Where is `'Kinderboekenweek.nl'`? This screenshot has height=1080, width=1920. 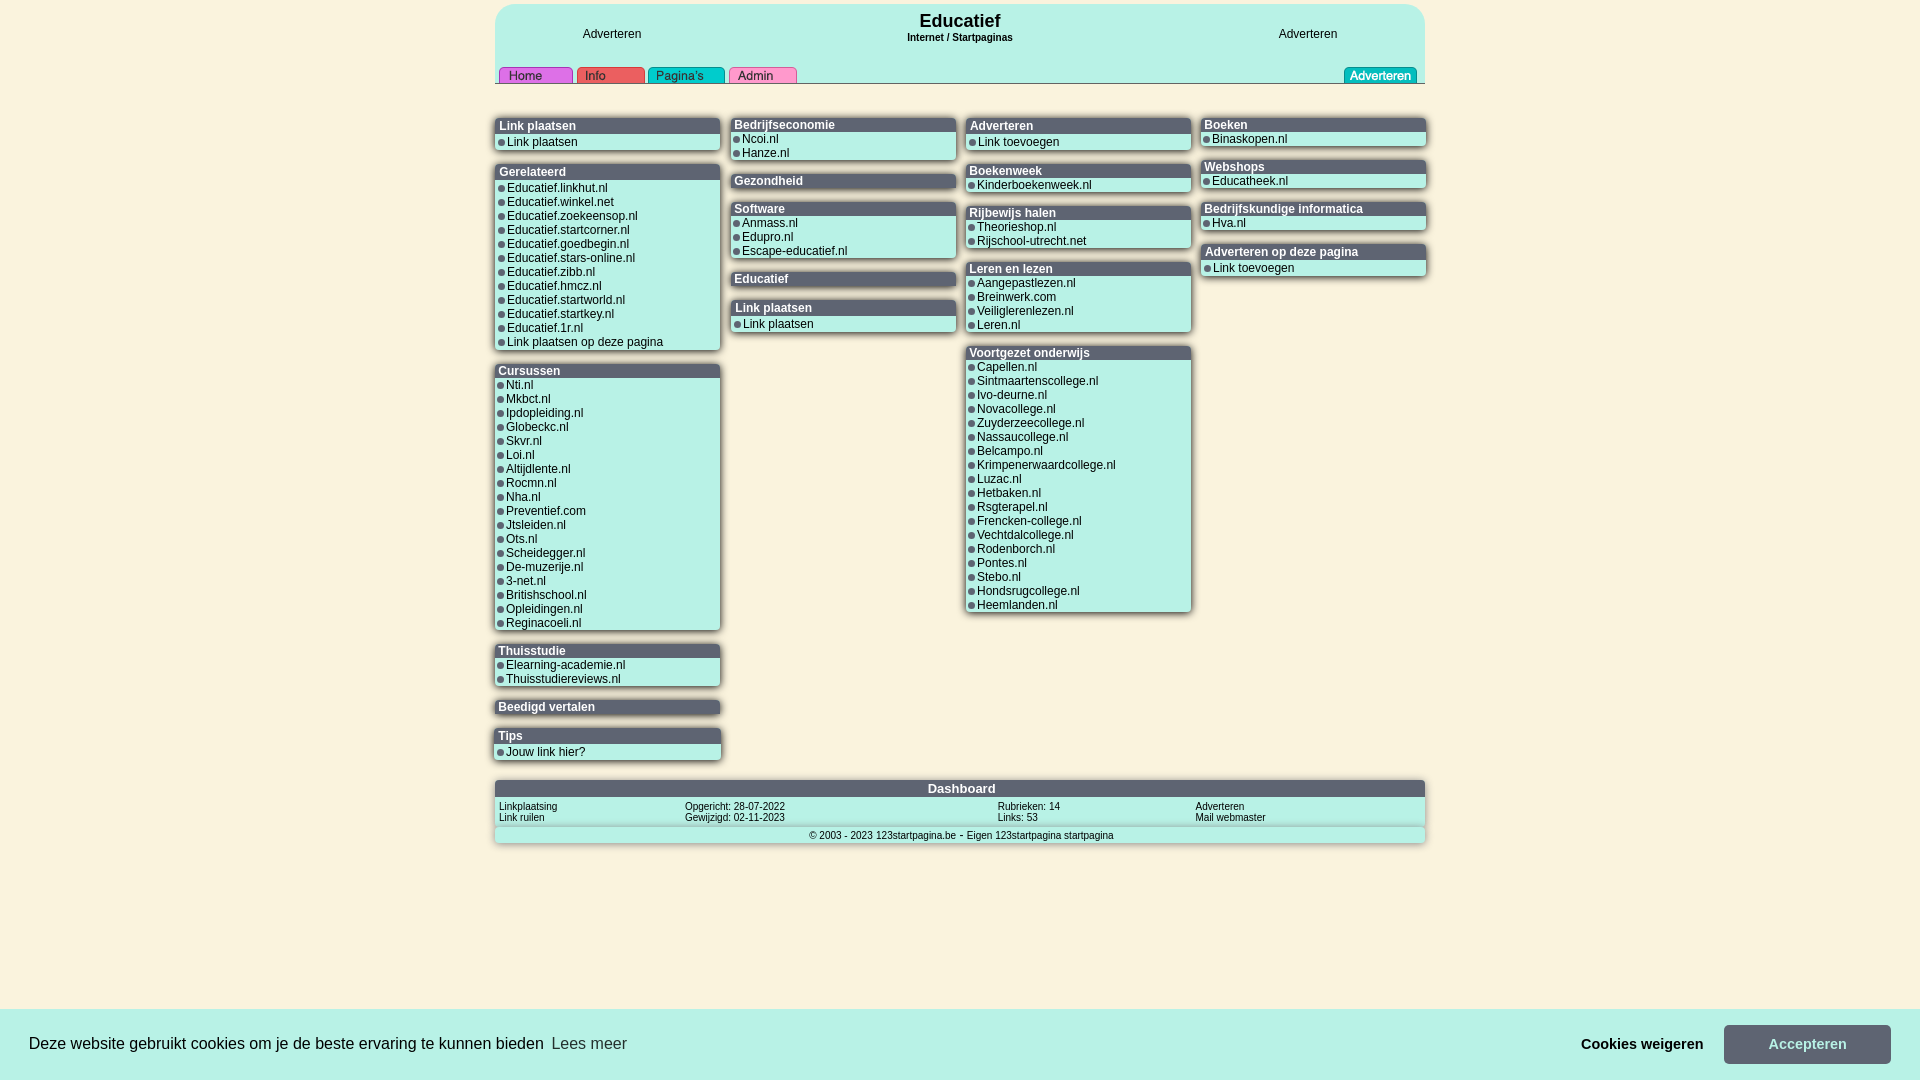
'Kinderboekenweek.nl' is located at coordinates (1034, 185).